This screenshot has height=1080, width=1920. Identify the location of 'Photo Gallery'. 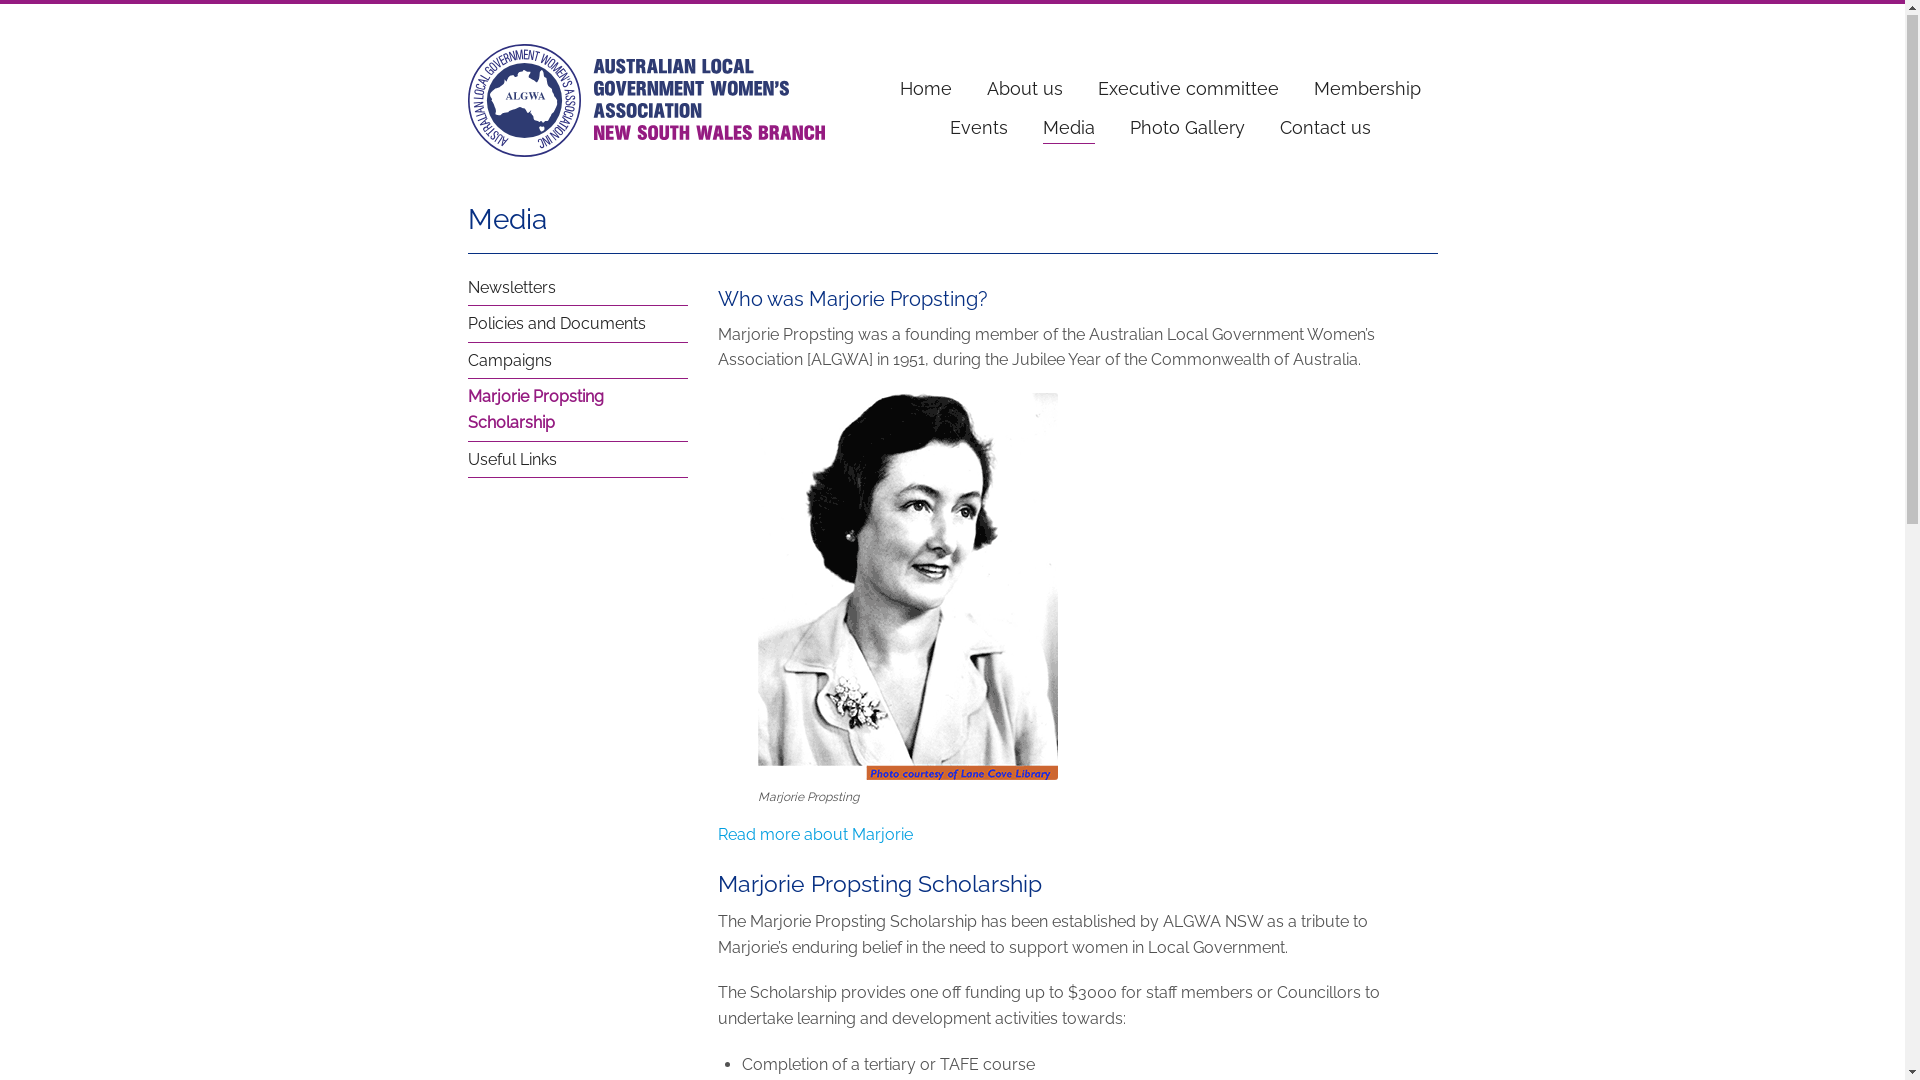
(1187, 128).